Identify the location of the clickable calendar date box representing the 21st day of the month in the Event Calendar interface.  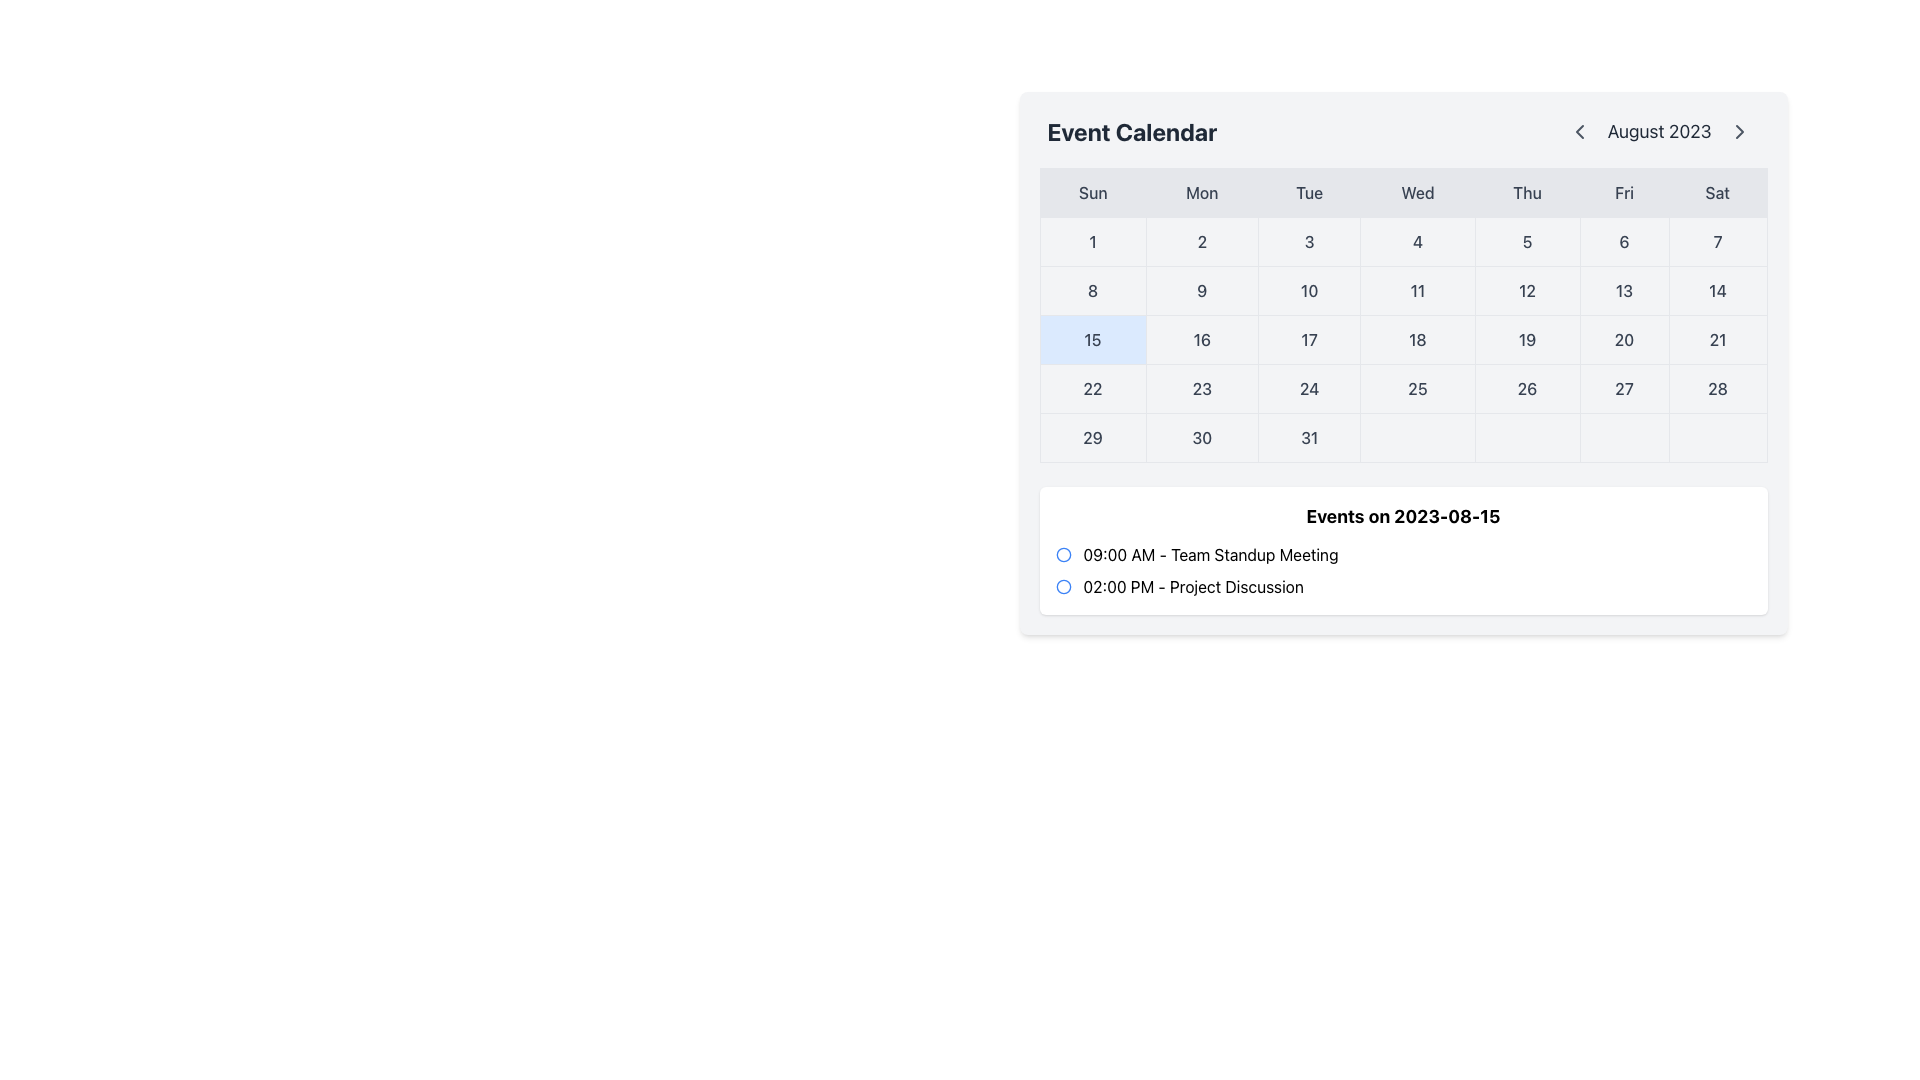
(1717, 338).